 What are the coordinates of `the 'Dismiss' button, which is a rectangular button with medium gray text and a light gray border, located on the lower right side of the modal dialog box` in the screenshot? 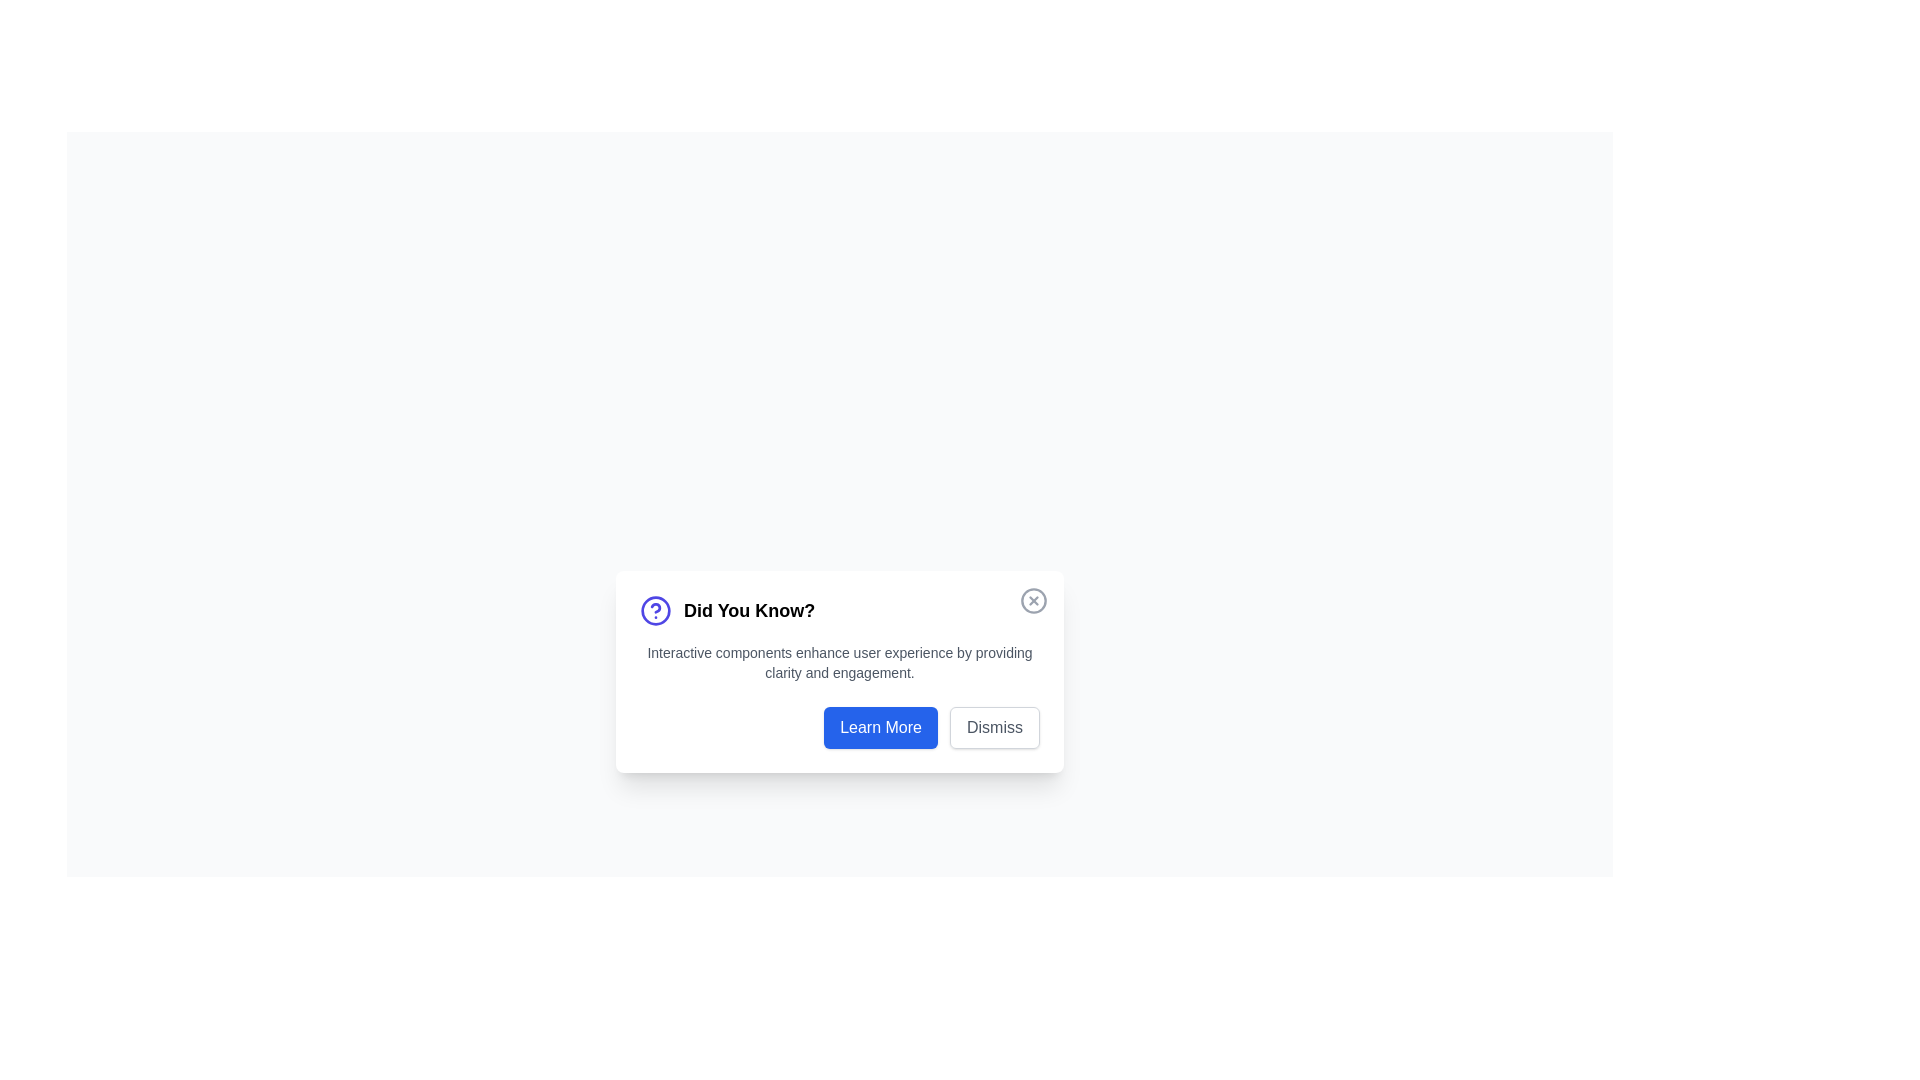 It's located at (994, 728).